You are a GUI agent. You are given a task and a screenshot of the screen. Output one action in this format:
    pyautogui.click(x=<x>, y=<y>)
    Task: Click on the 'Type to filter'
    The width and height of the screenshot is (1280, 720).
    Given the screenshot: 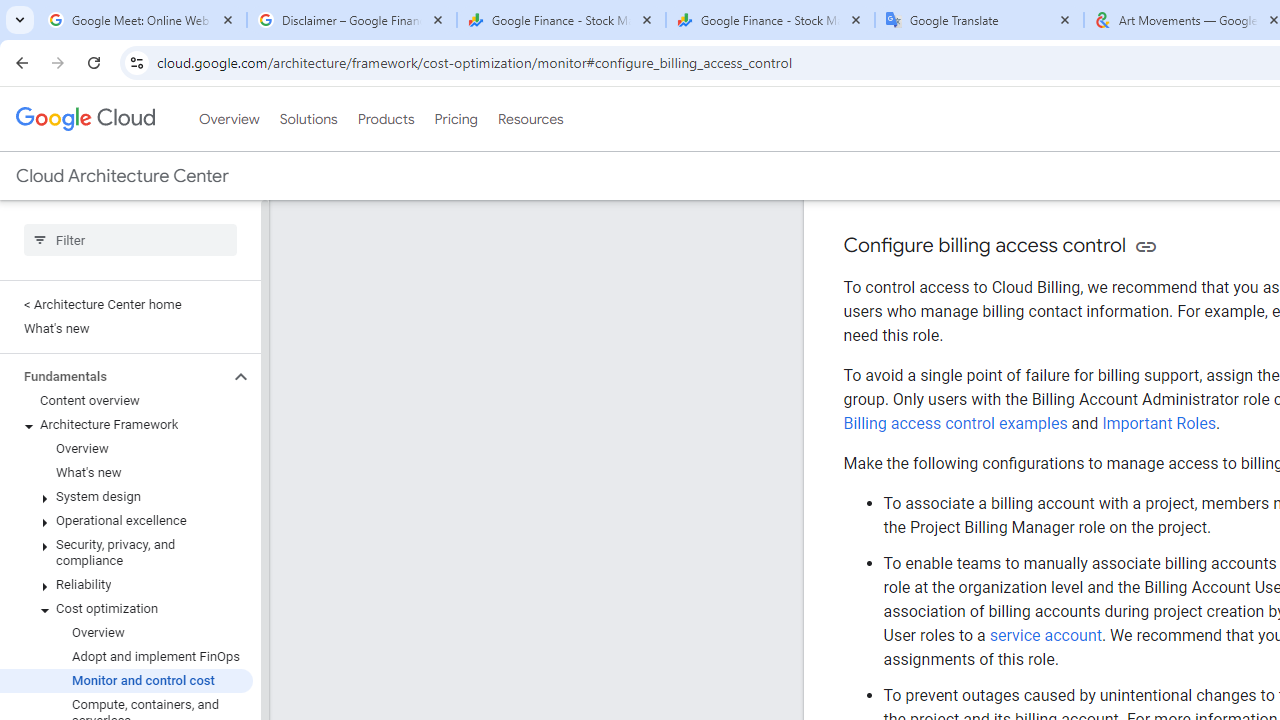 What is the action you would take?
    pyautogui.click(x=129, y=239)
    